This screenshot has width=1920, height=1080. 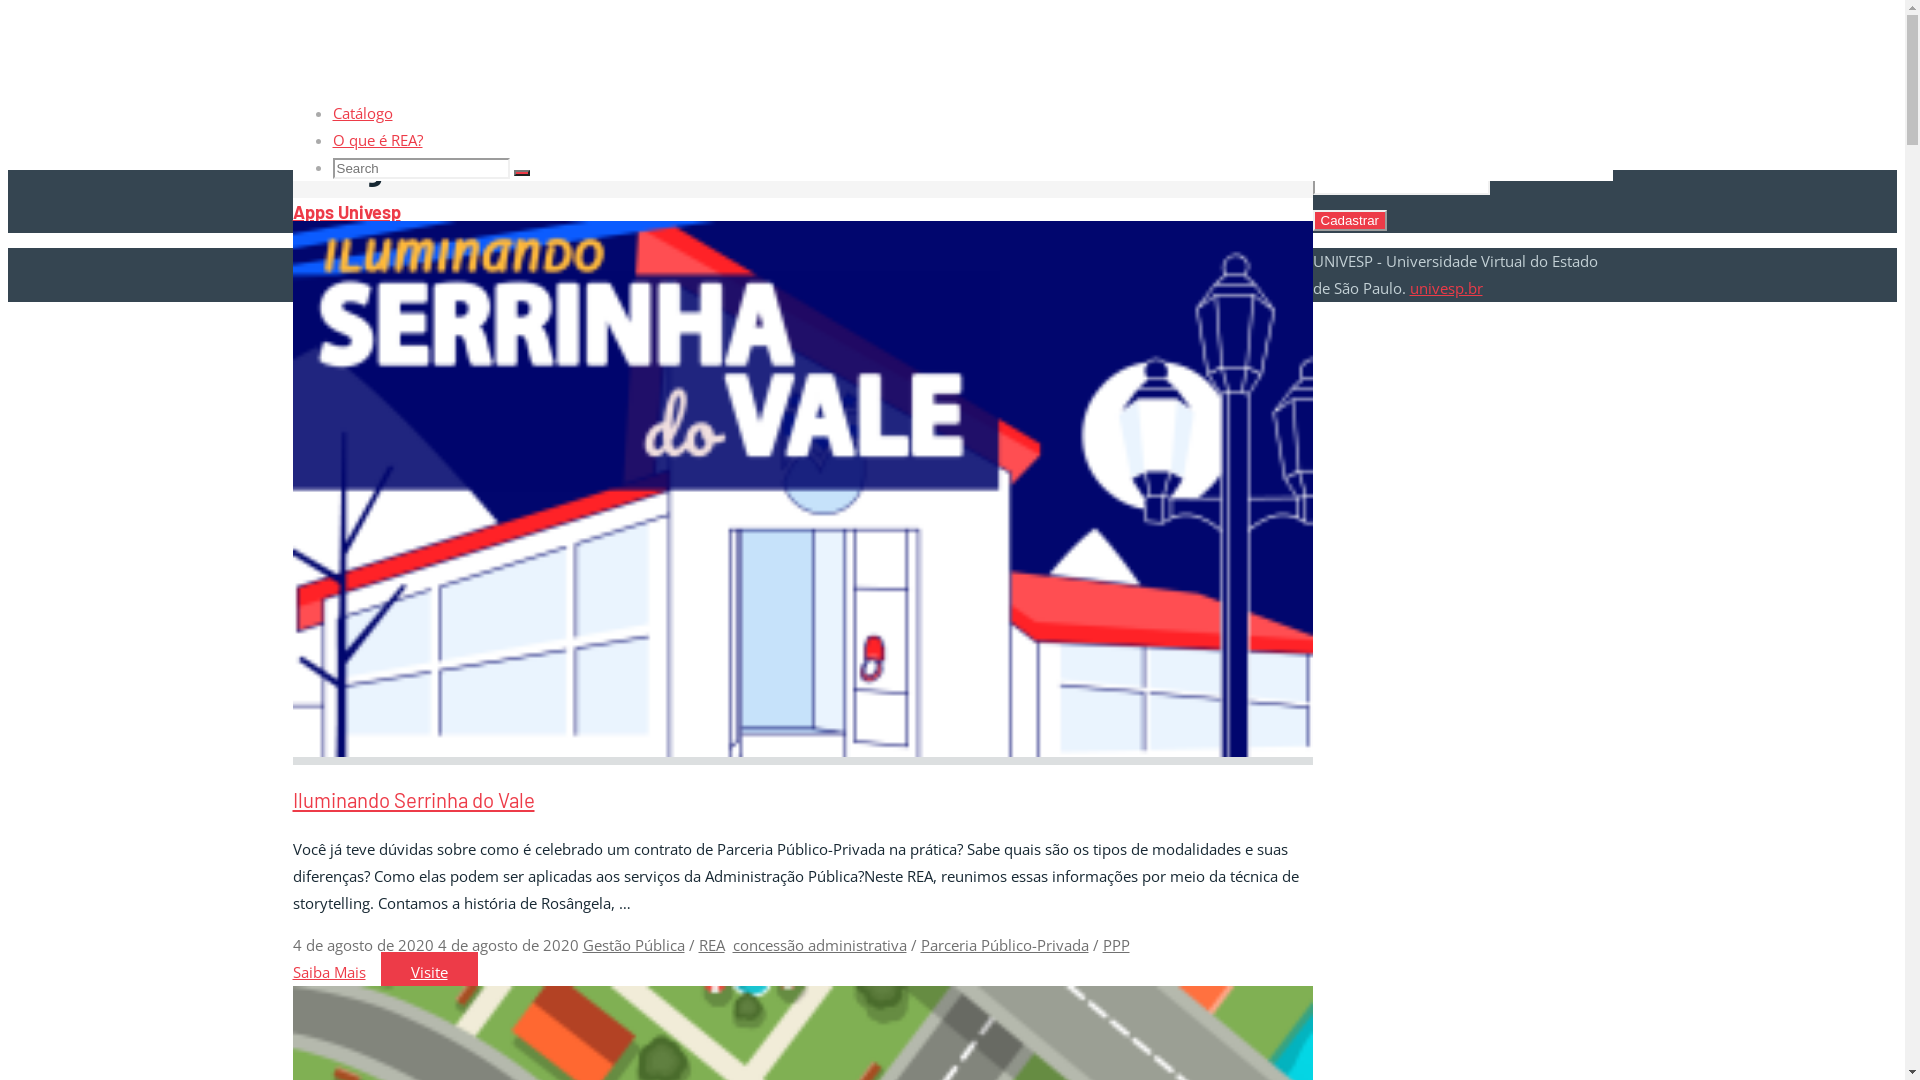 I want to click on 'Iluminando Serrinha do Vale', so click(x=411, y=798).